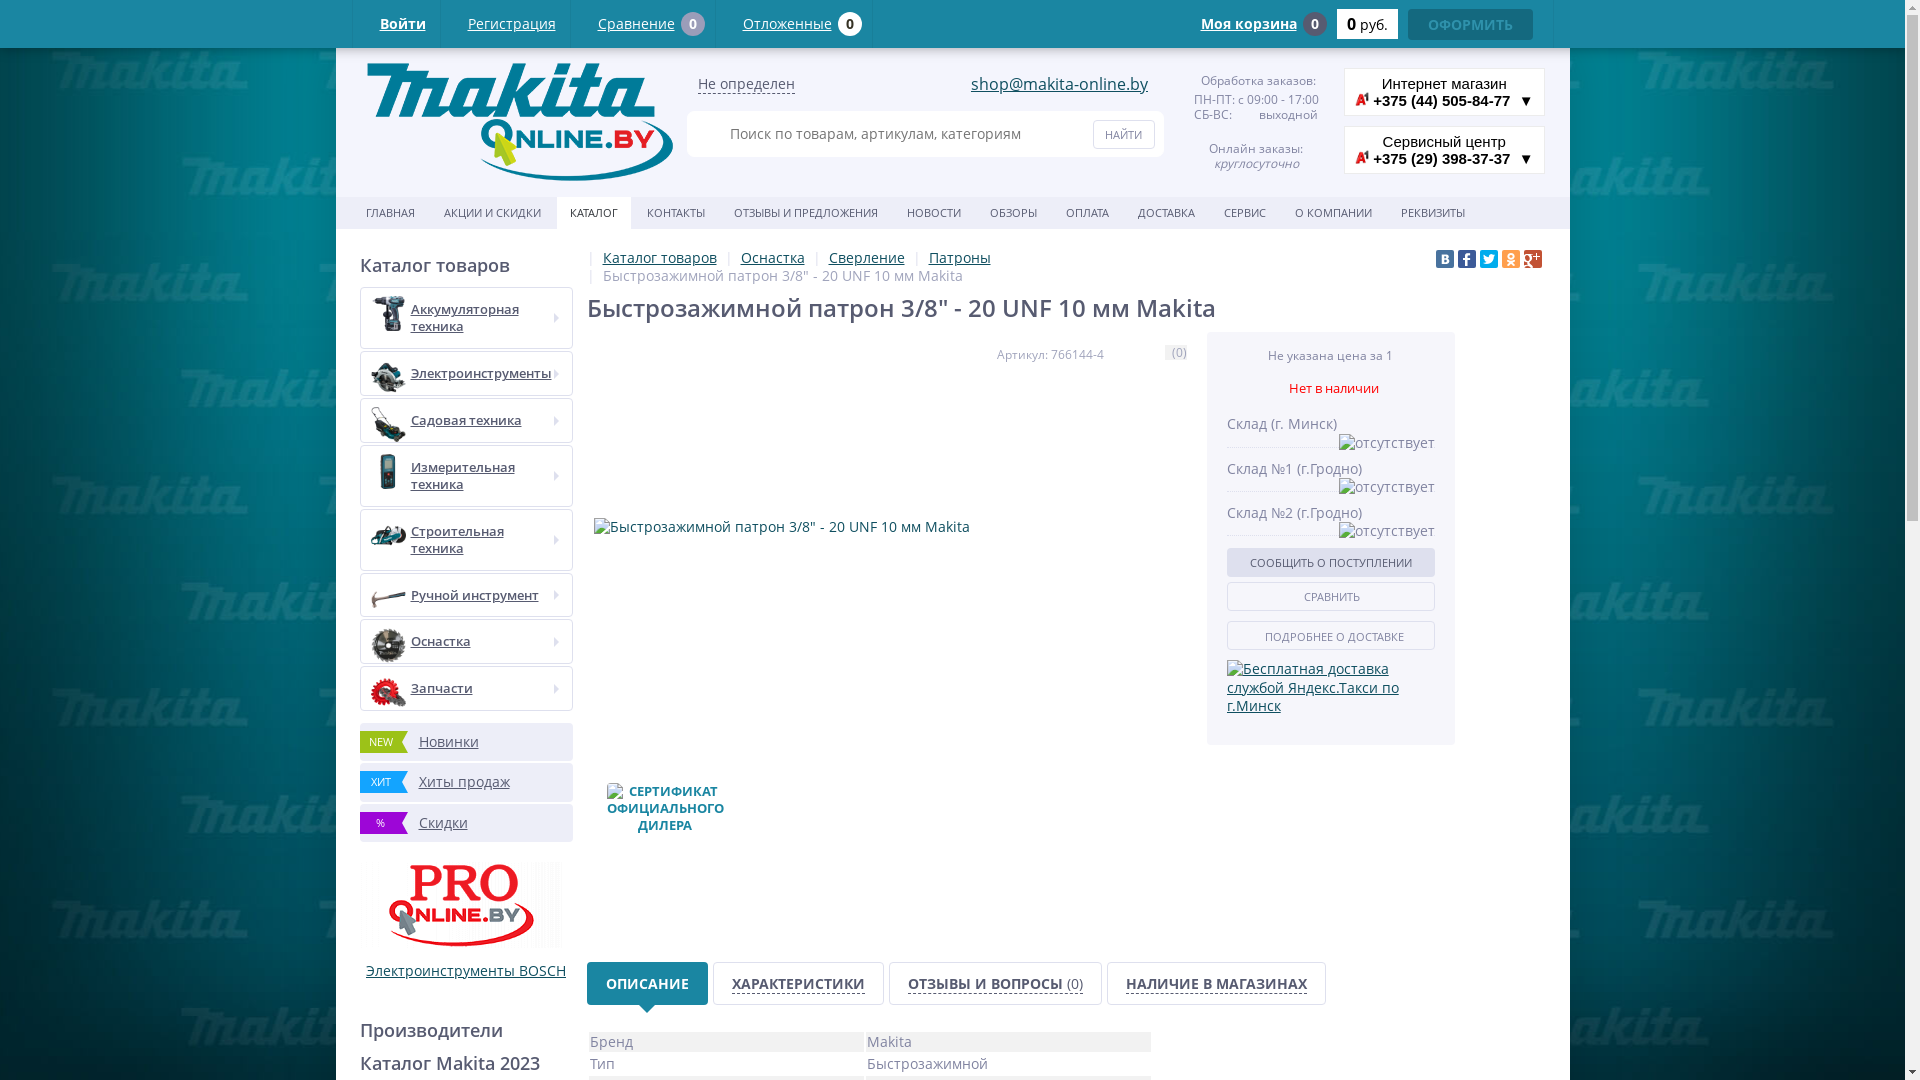 The height and width of the screenshot is (1080, 1920). I want to click on 'Facebook', so click(1458, 257).